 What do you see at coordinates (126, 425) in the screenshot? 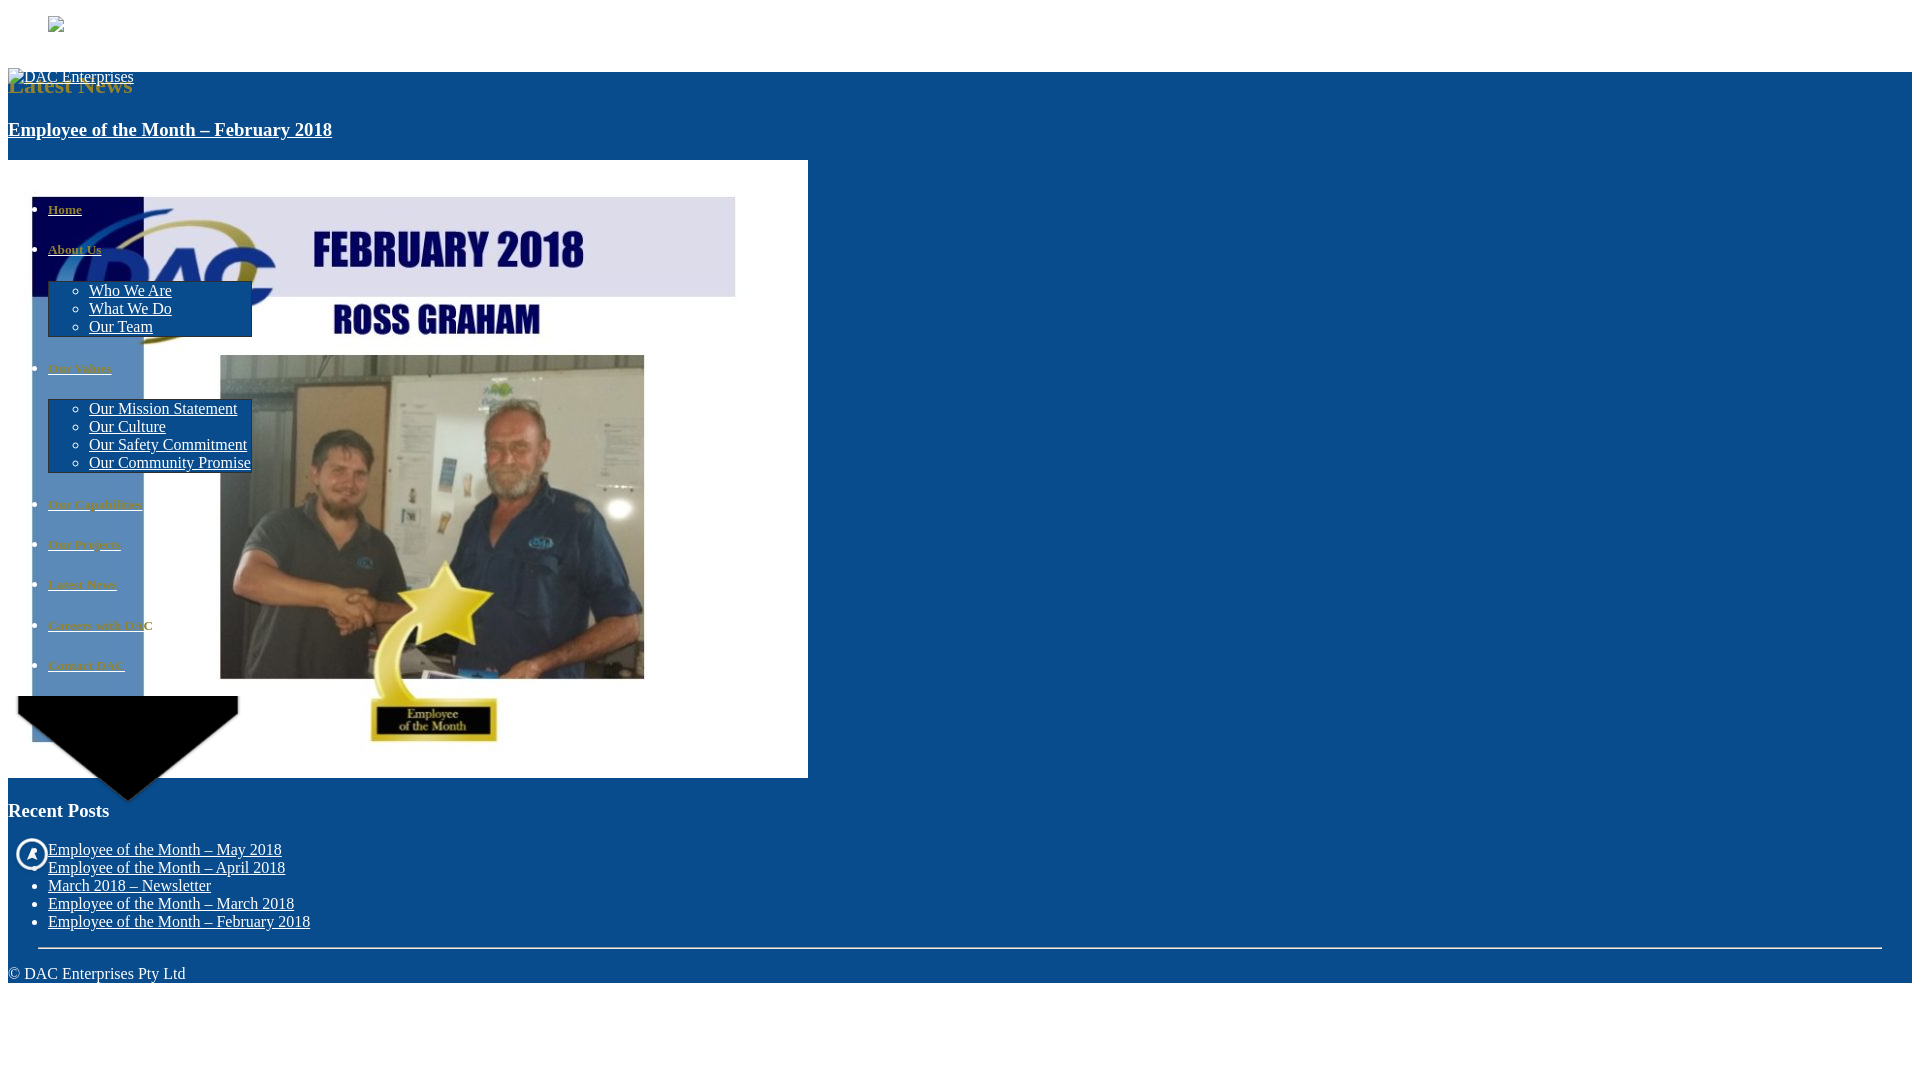
I see `'Our Culture'` at bounding box center [126, 425].